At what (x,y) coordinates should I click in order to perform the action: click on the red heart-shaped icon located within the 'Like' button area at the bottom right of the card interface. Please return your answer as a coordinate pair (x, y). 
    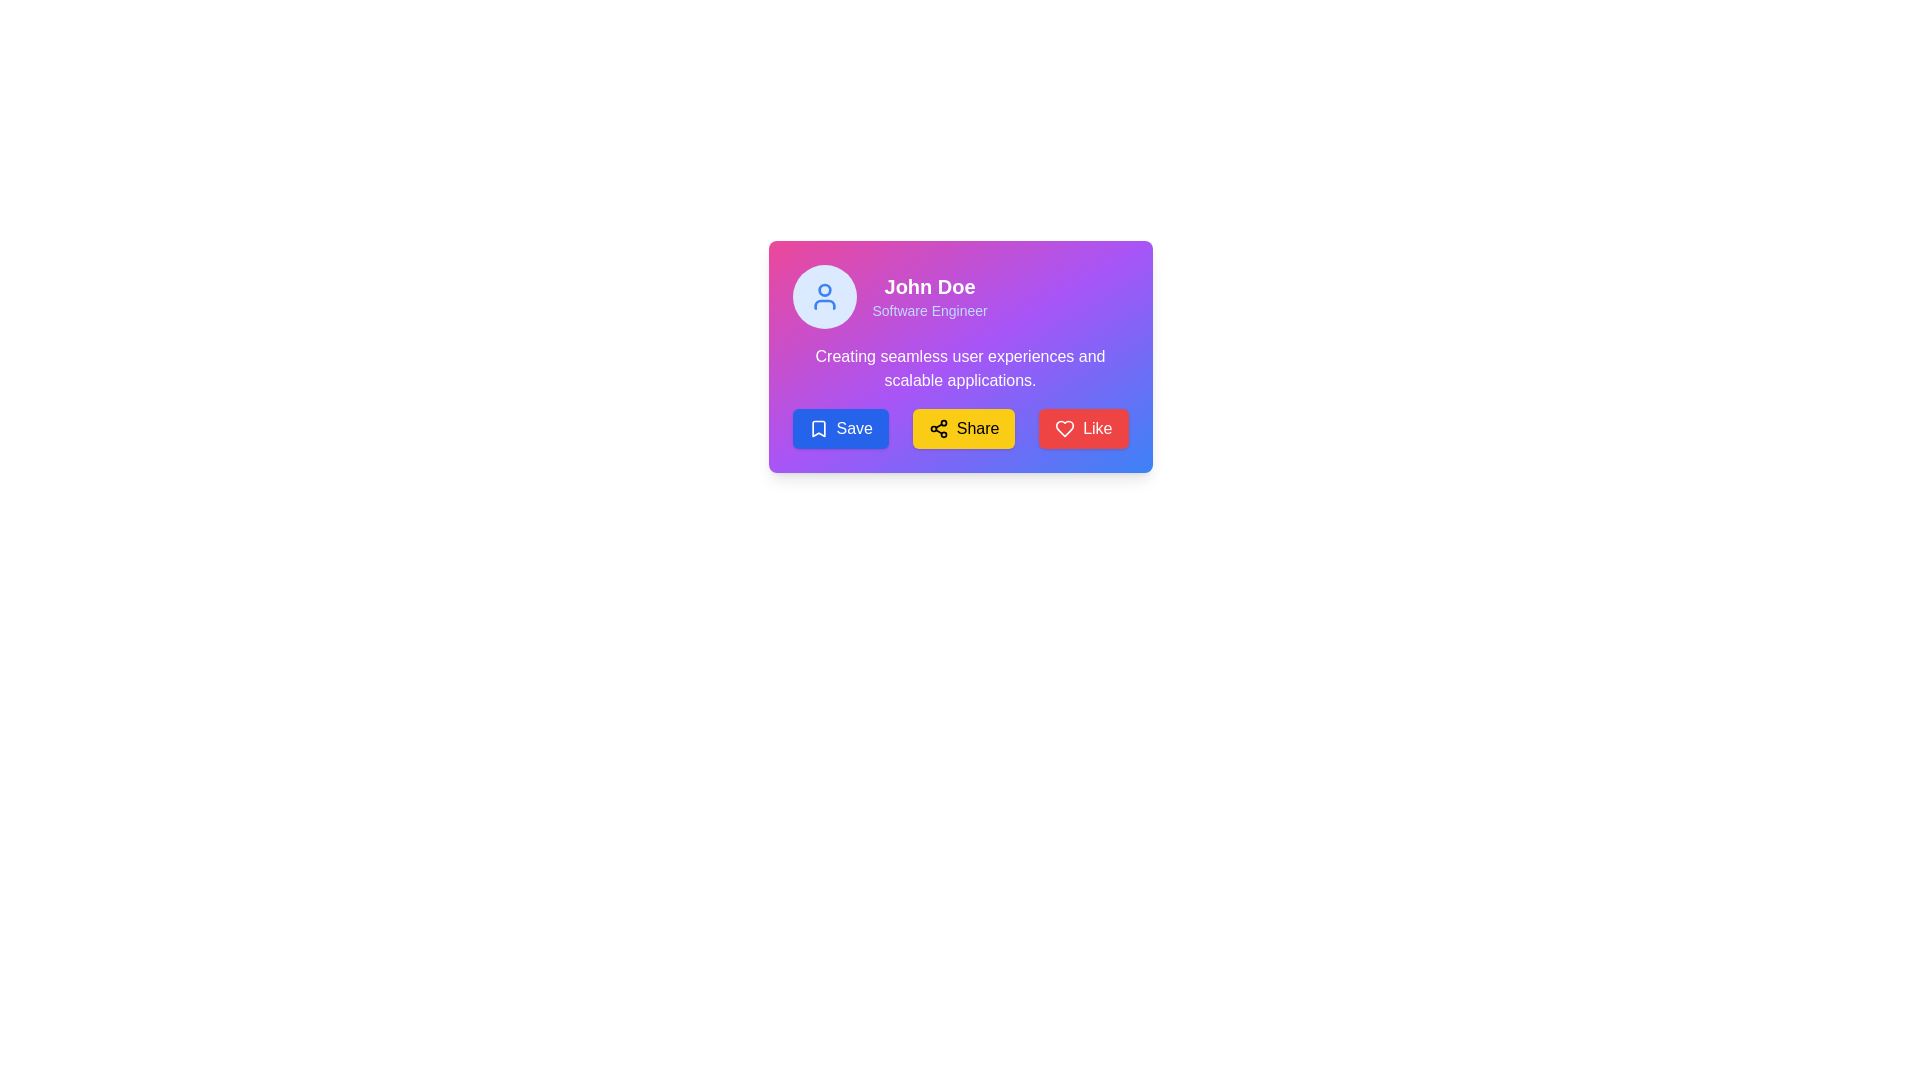
    Looking at the image, I should click on (1064, 427).